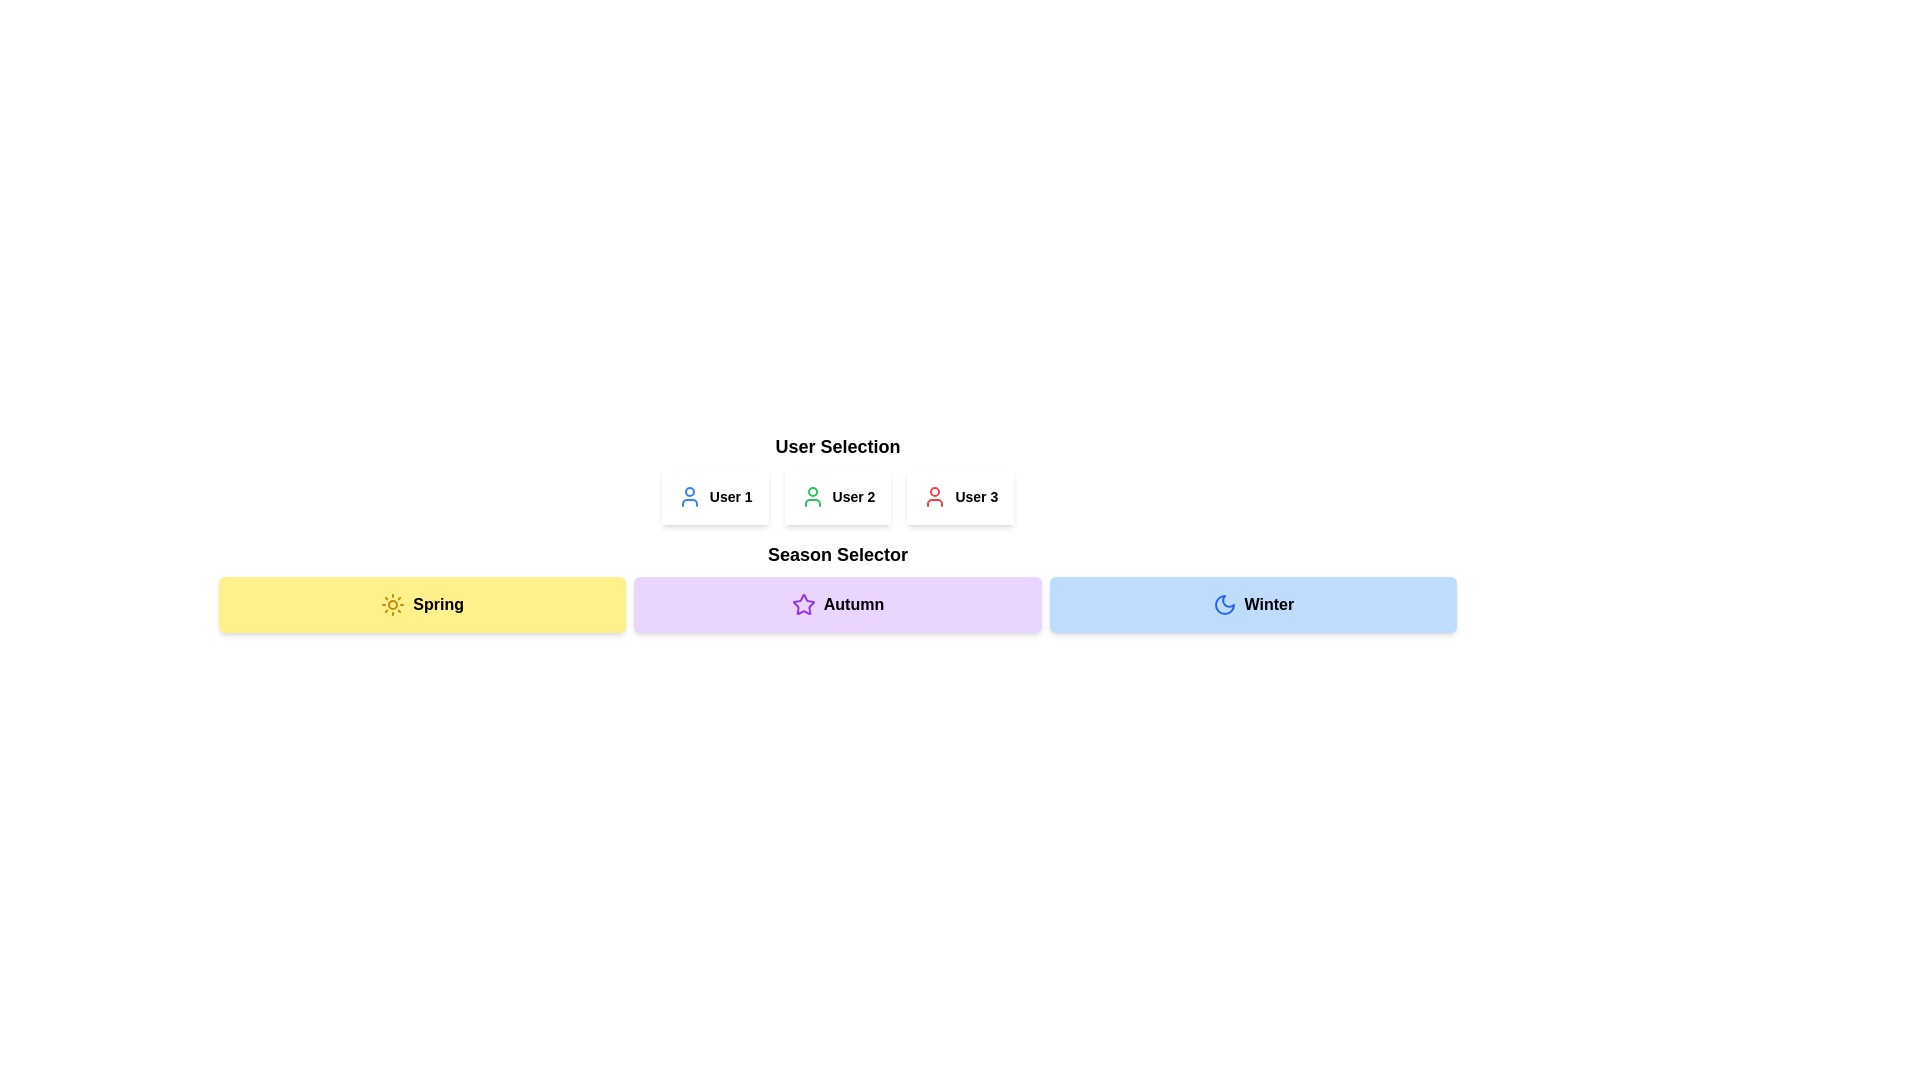 The width and height of the screenshot is (1920, 1080). I want to click on the rectangular button with a soft purple background and a centered star icon, labeled 'Autumn', so click(838, 604).